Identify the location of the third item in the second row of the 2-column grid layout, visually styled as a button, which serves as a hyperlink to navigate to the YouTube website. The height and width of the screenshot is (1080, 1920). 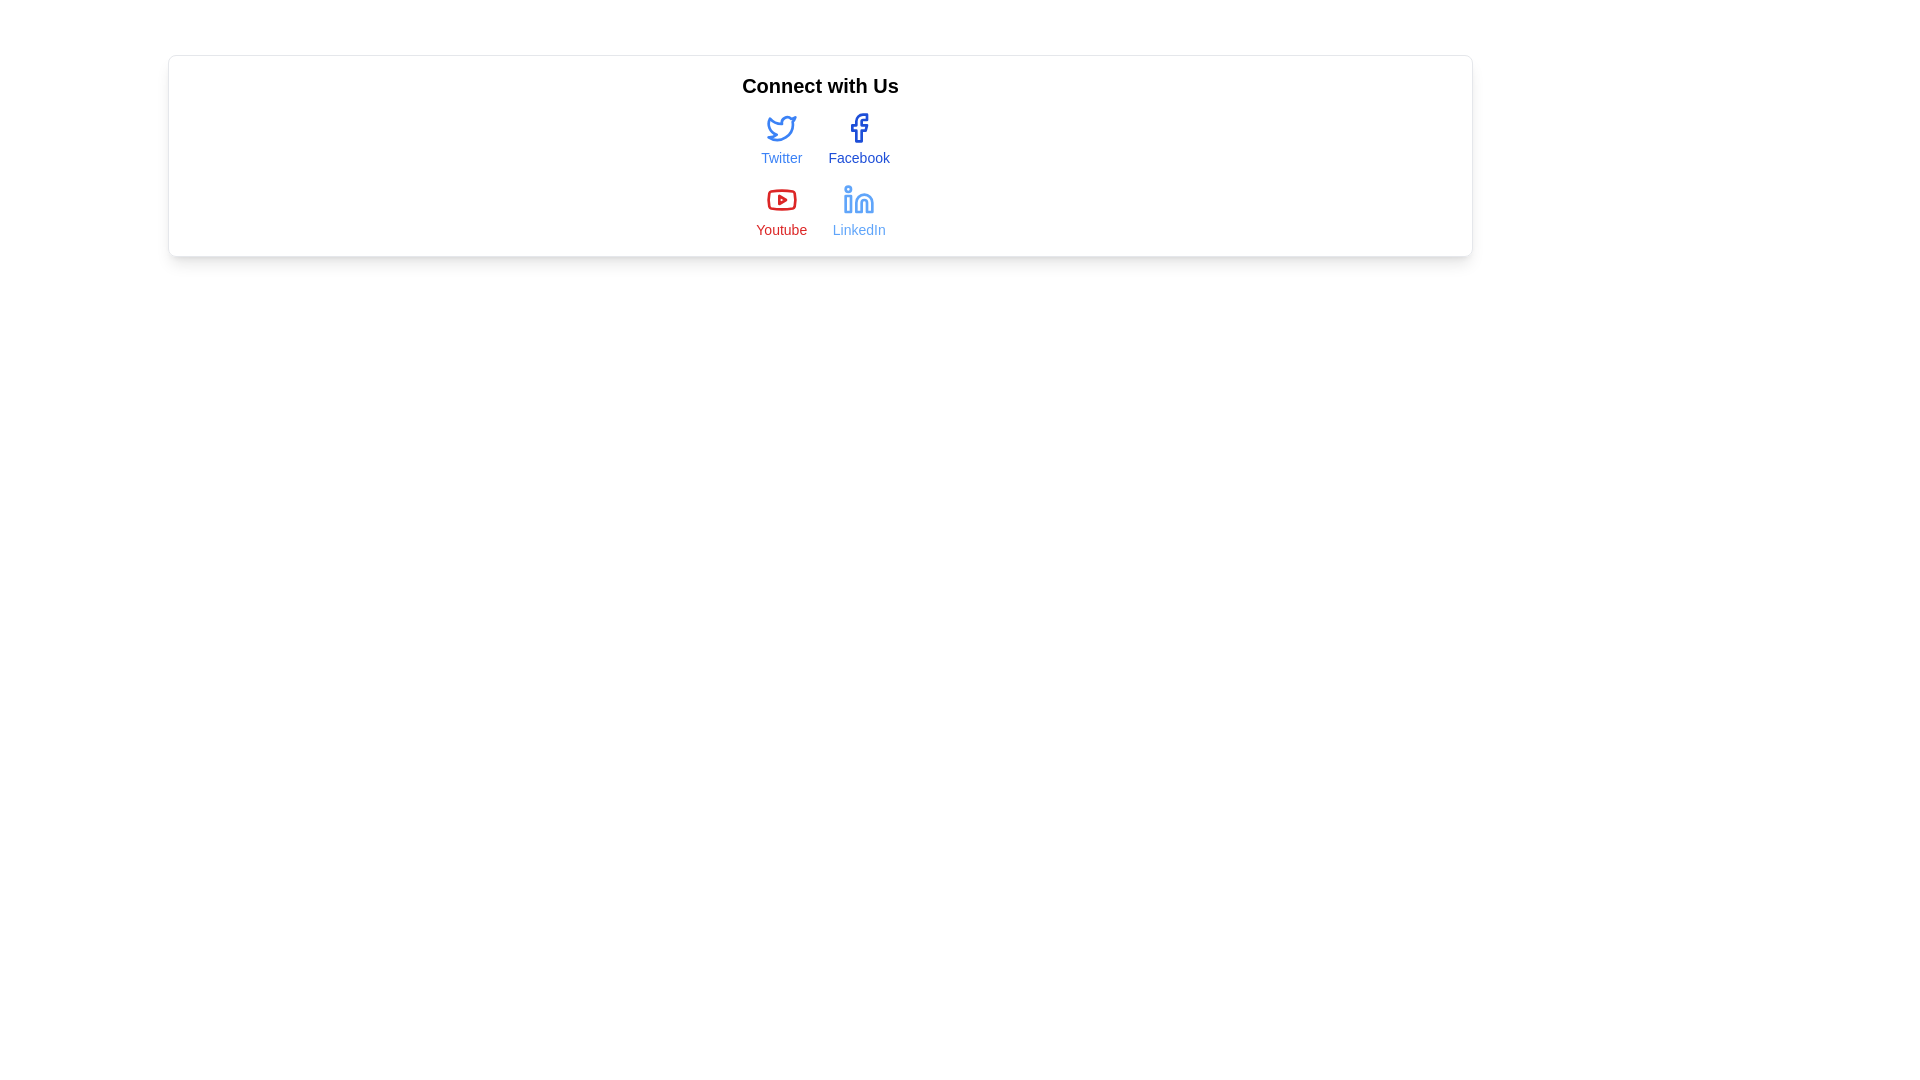
(780, 212).